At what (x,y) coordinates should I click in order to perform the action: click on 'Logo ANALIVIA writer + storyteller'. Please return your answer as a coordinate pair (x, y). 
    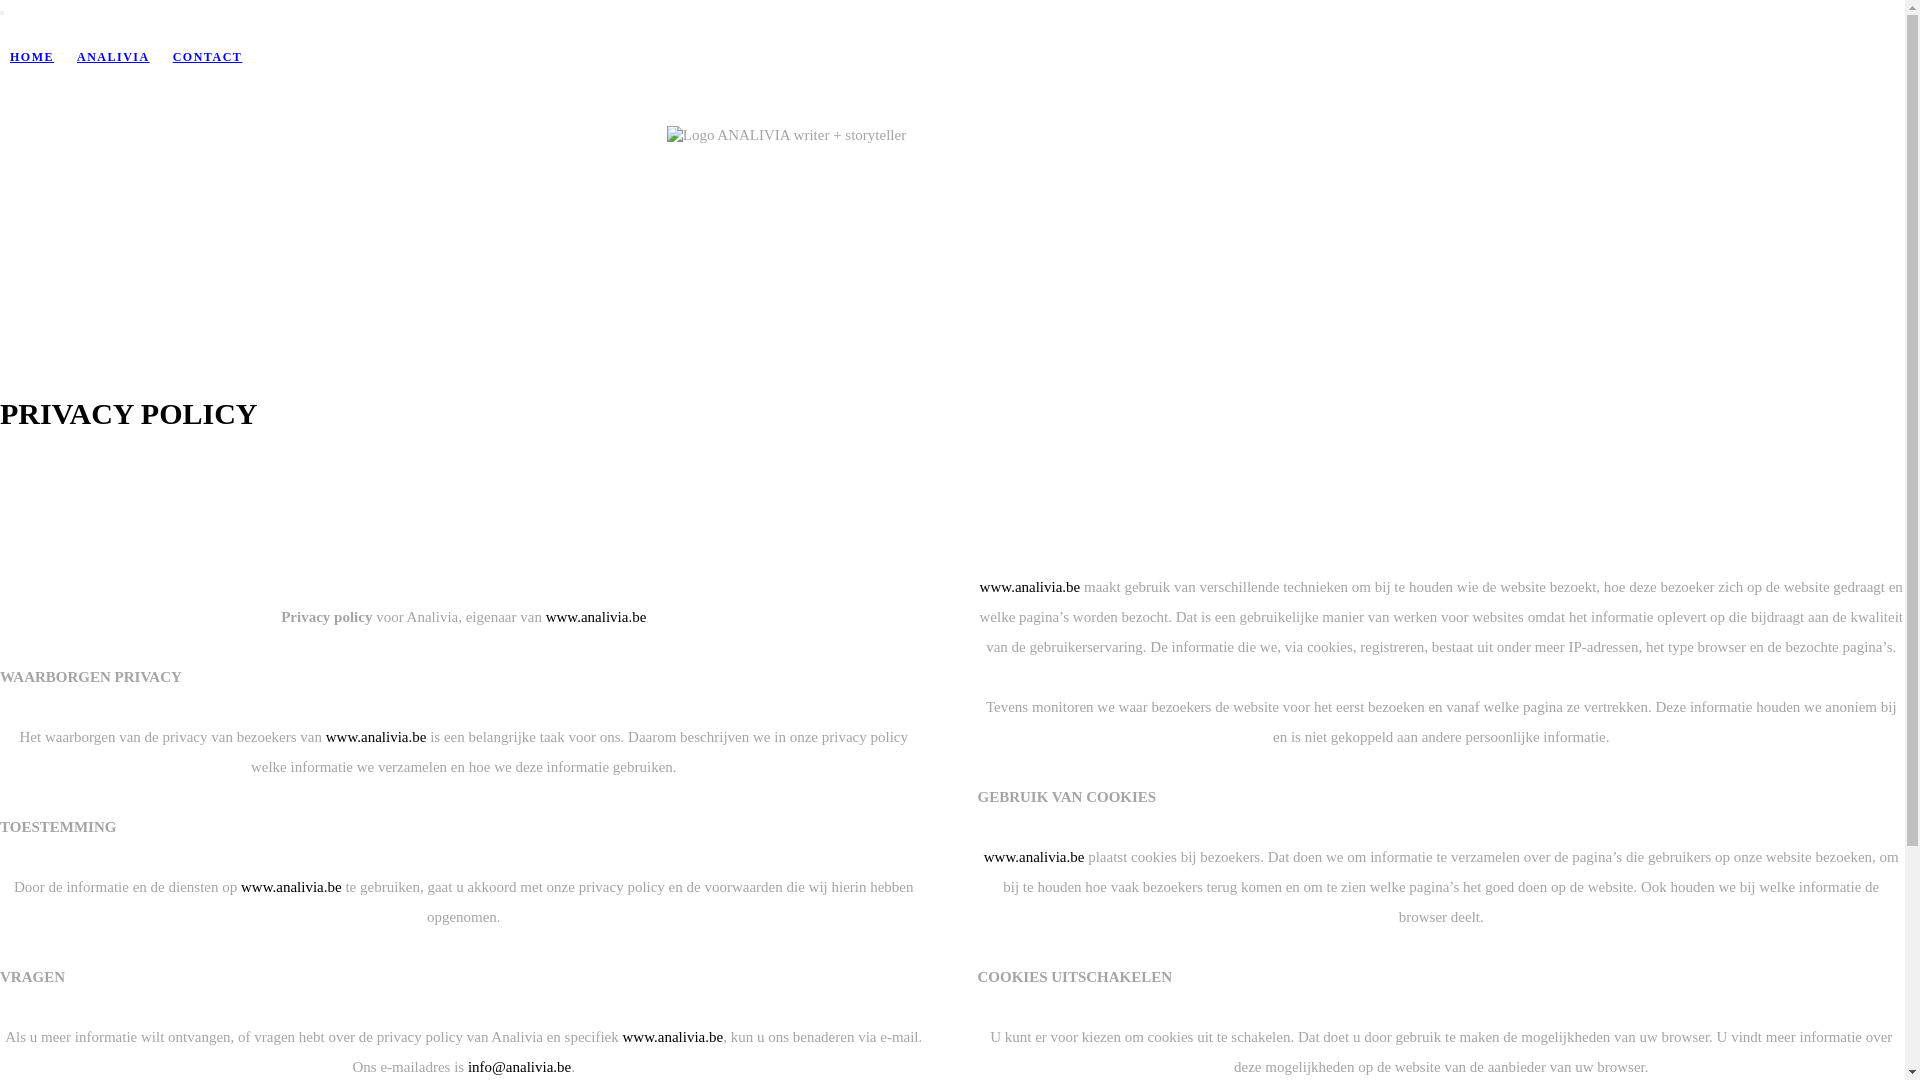
    Looking at the image, I should click on (785, 135).